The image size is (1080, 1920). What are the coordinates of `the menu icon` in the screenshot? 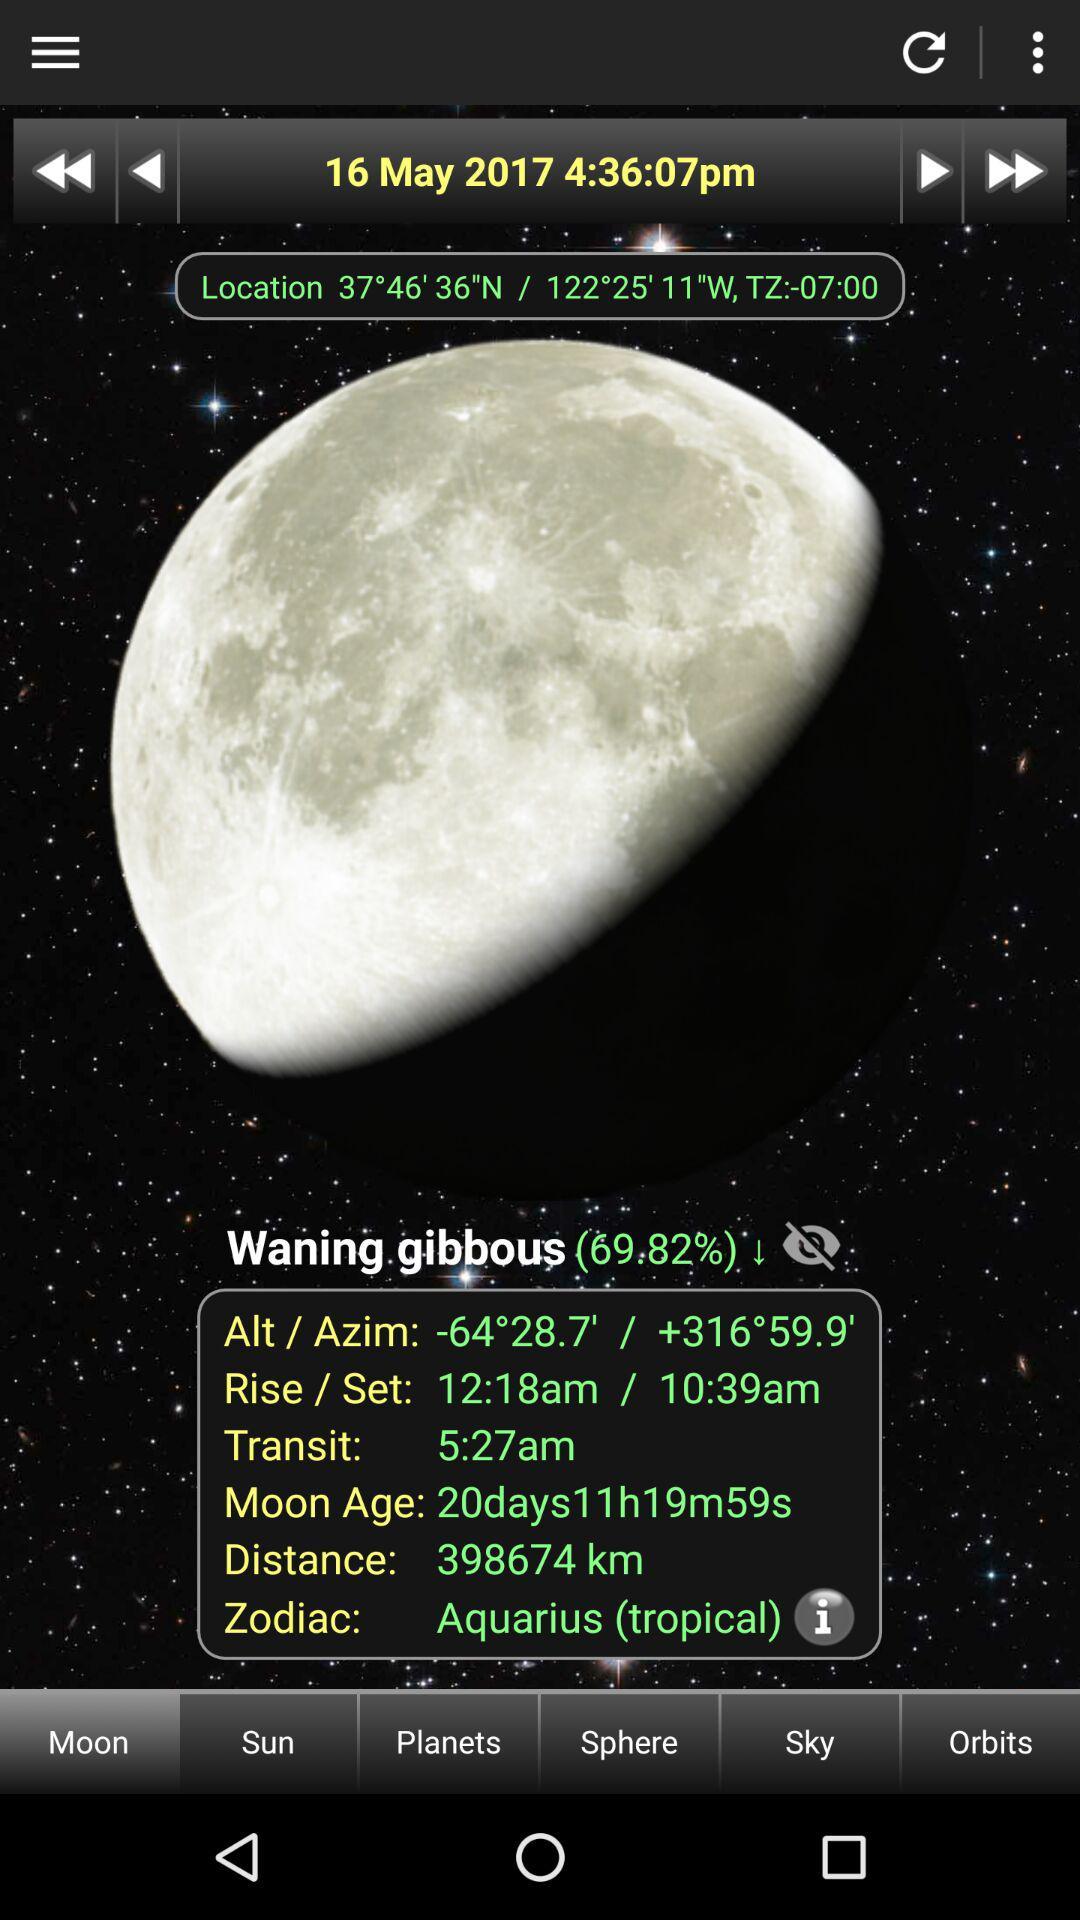 It's located at (54, 52).